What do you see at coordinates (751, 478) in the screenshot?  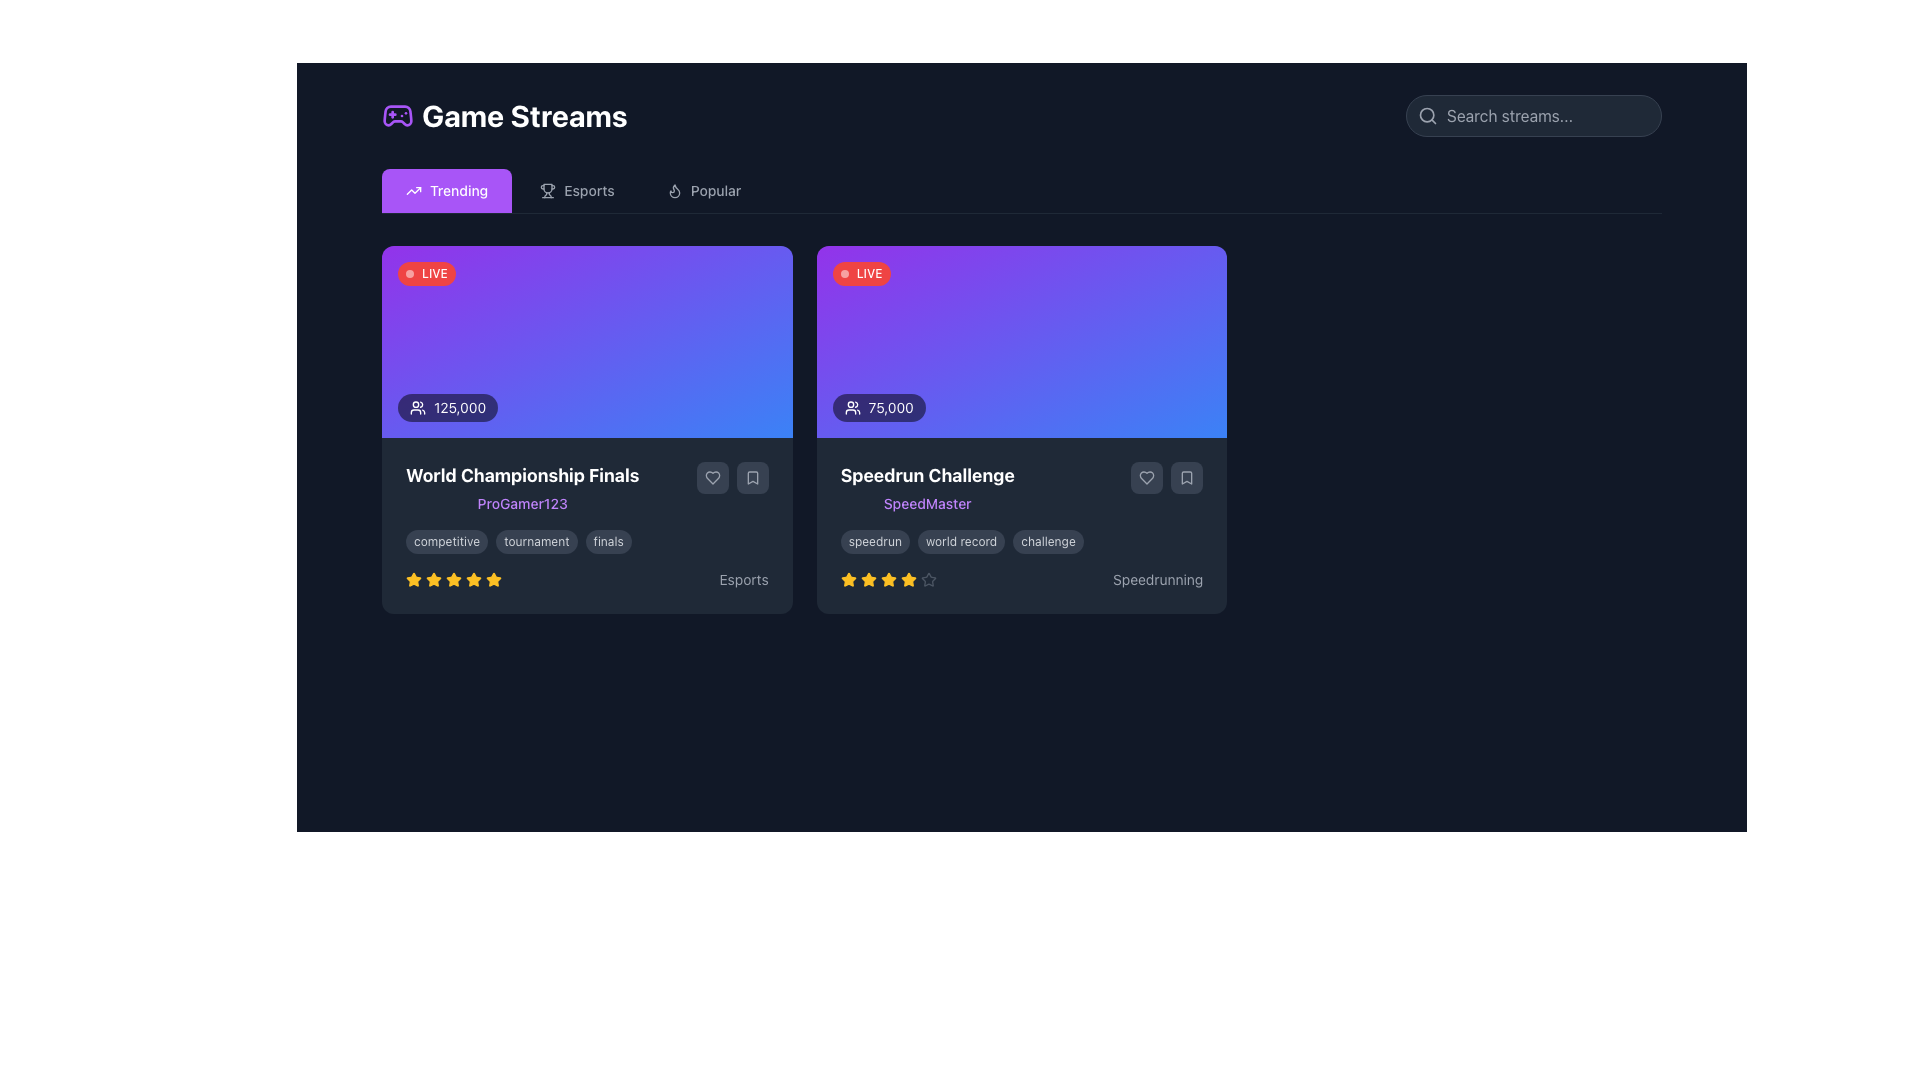 I see `the bookmark icon located in the top-right corner of the 'World Championship Finals' card` at bounding box center [751, 478].